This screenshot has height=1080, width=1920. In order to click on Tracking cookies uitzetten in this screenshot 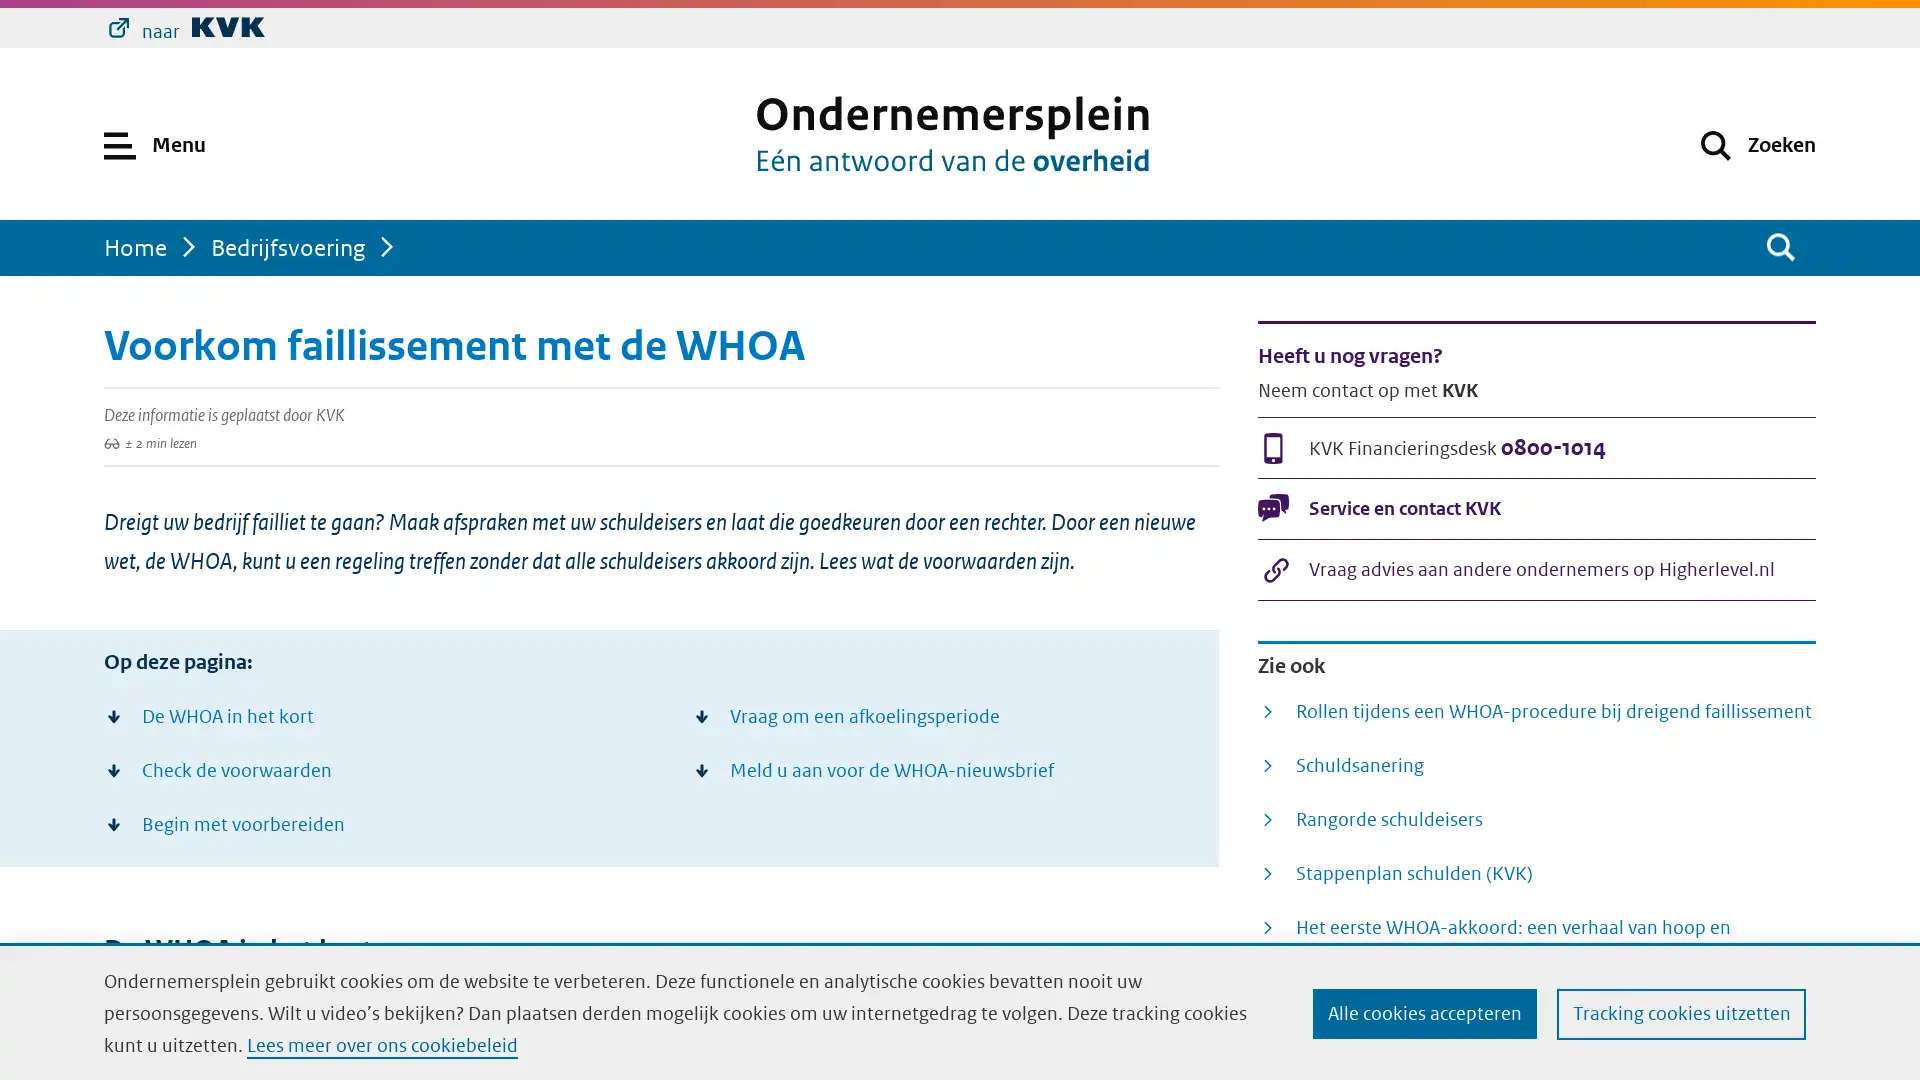, I will do `click(1680, 1011)`.